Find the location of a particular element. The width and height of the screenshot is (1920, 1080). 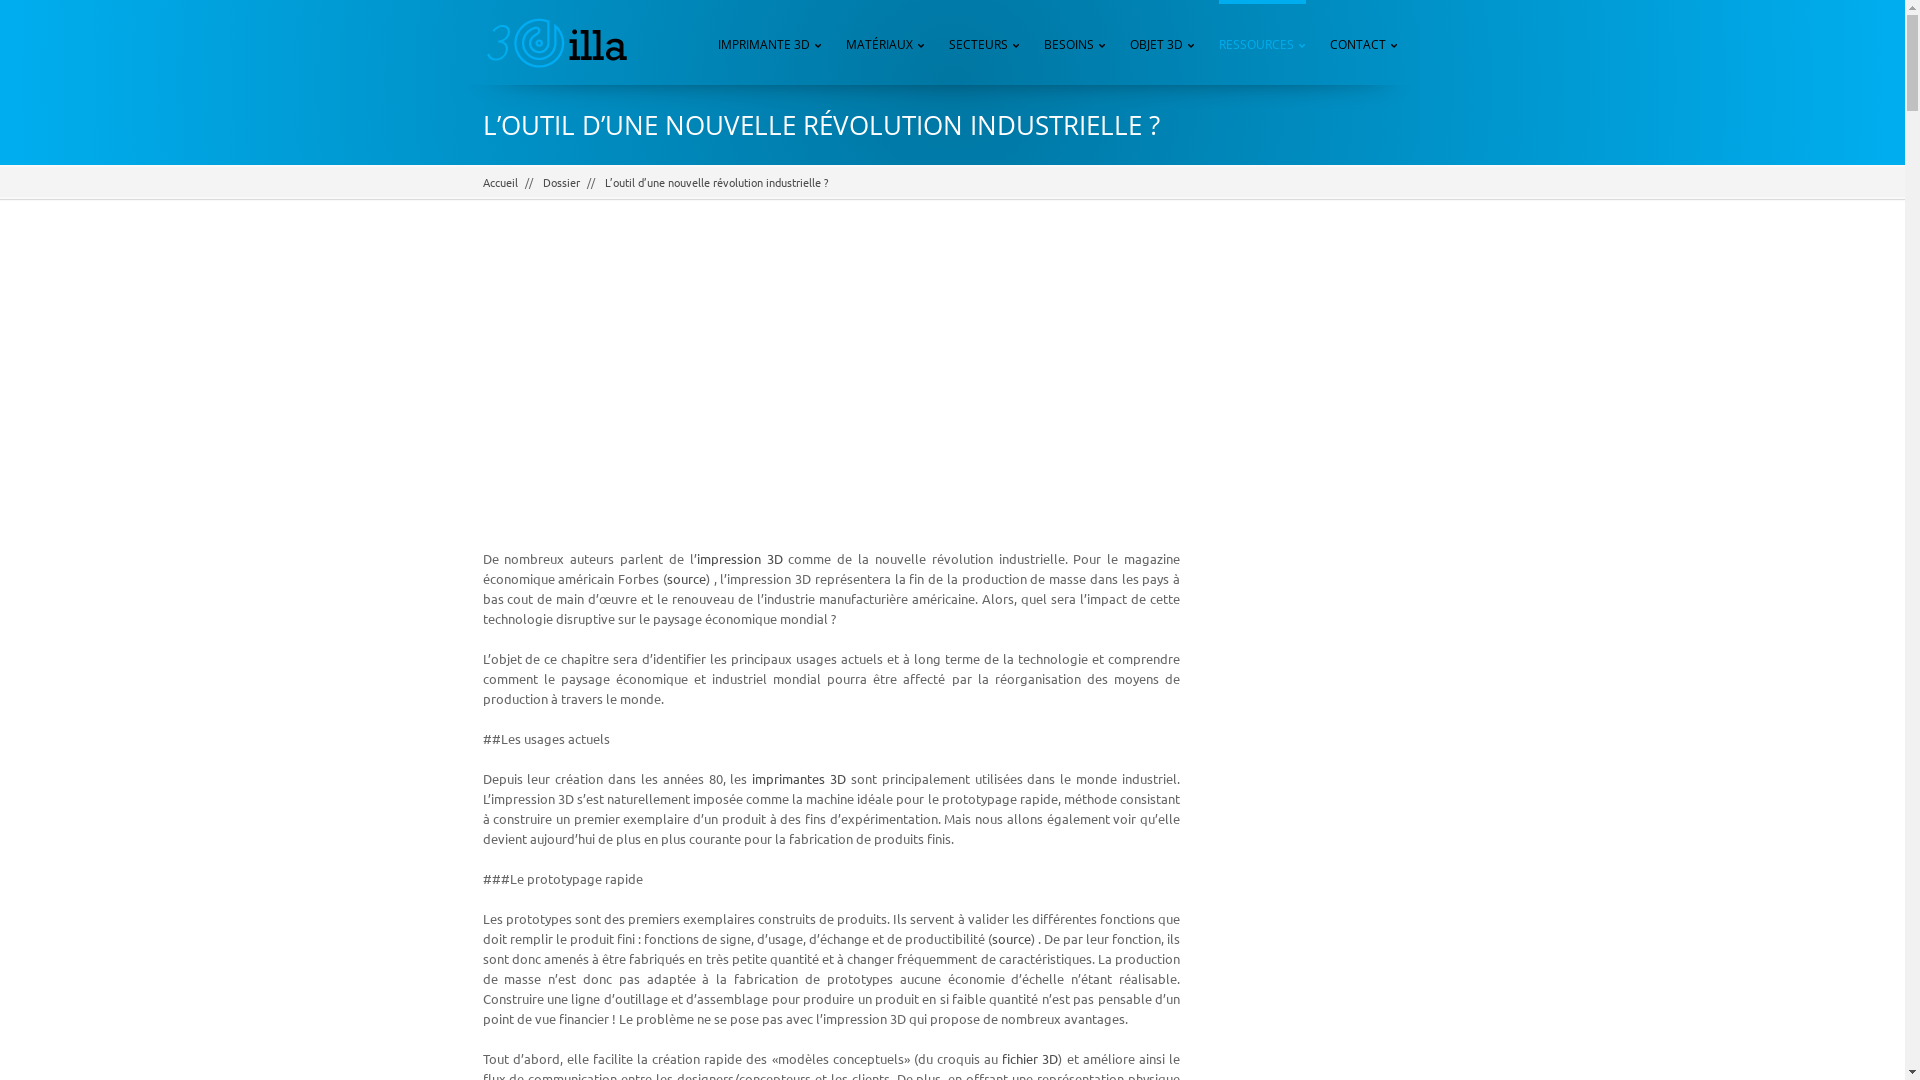

'Accueil' is located at coordinates (481, 181).